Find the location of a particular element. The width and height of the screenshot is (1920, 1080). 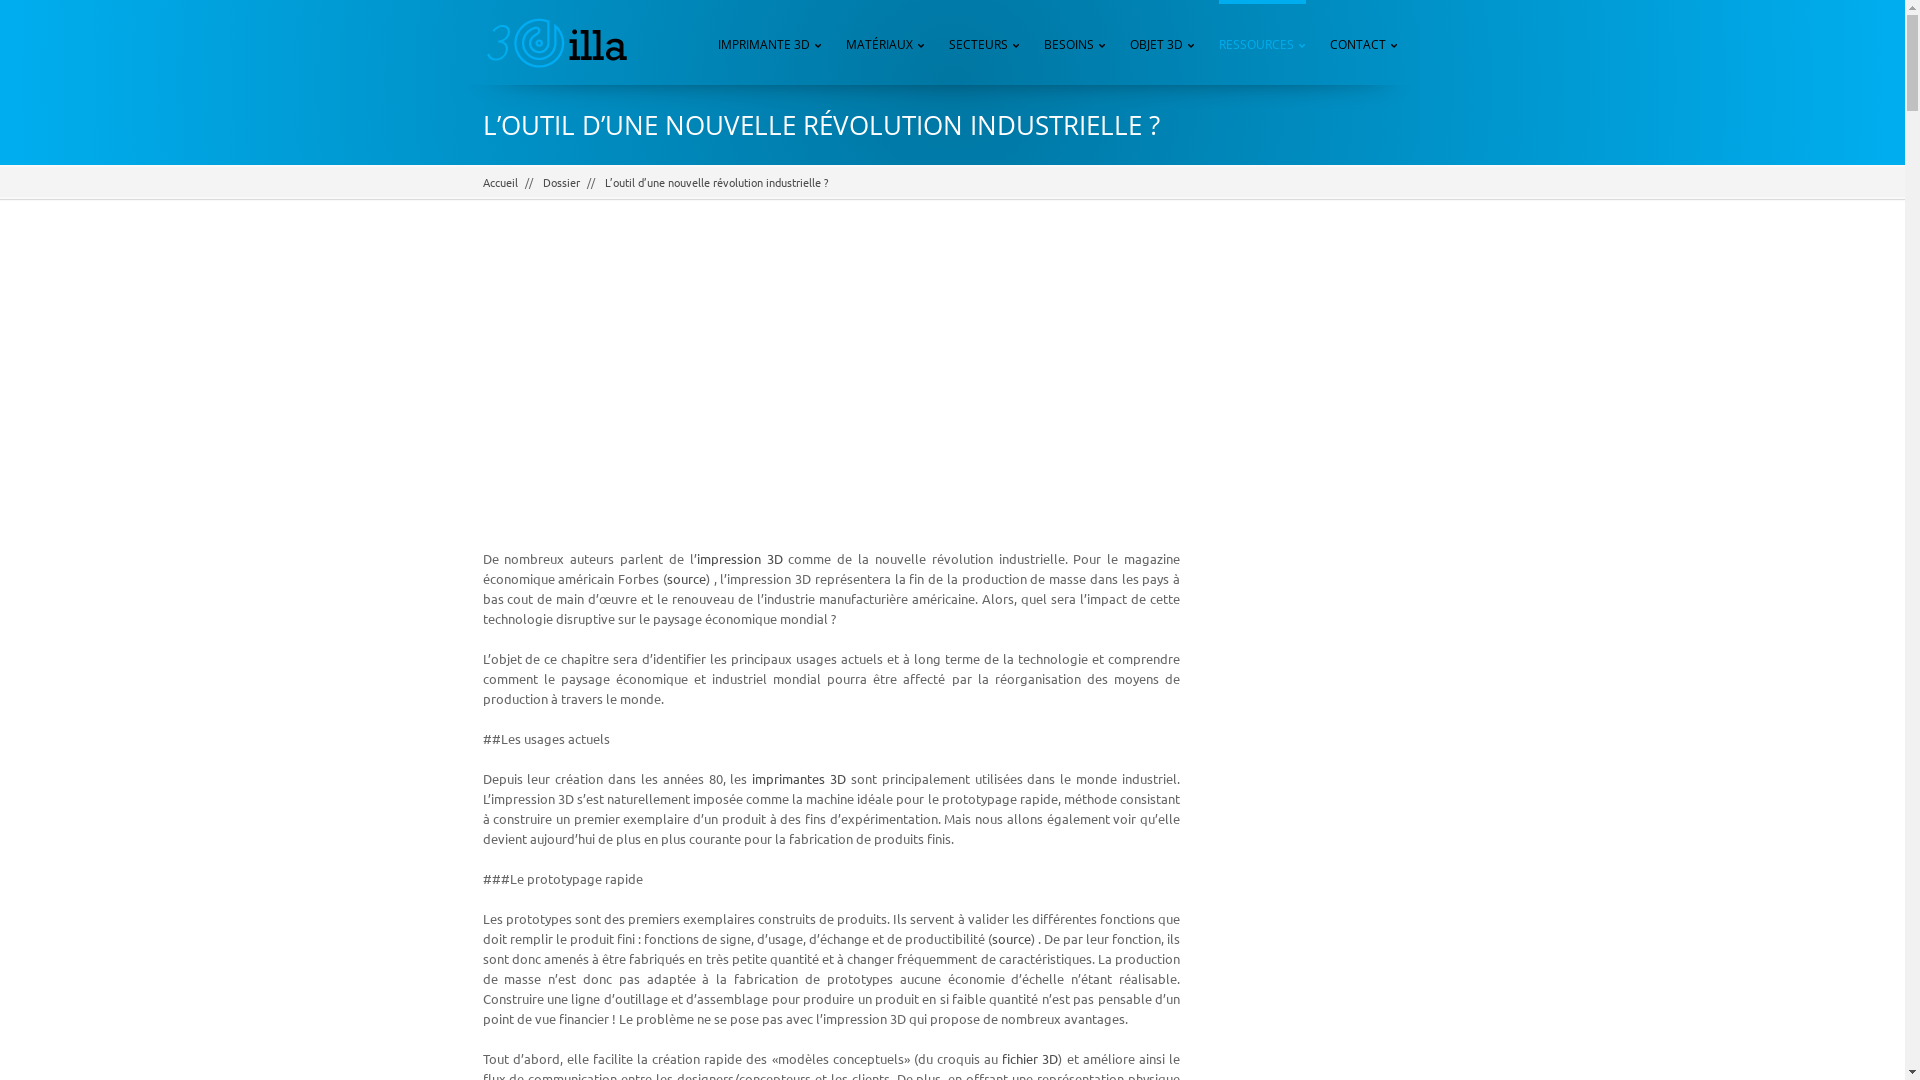

'Accueil' is located at coordinates (481, 181).